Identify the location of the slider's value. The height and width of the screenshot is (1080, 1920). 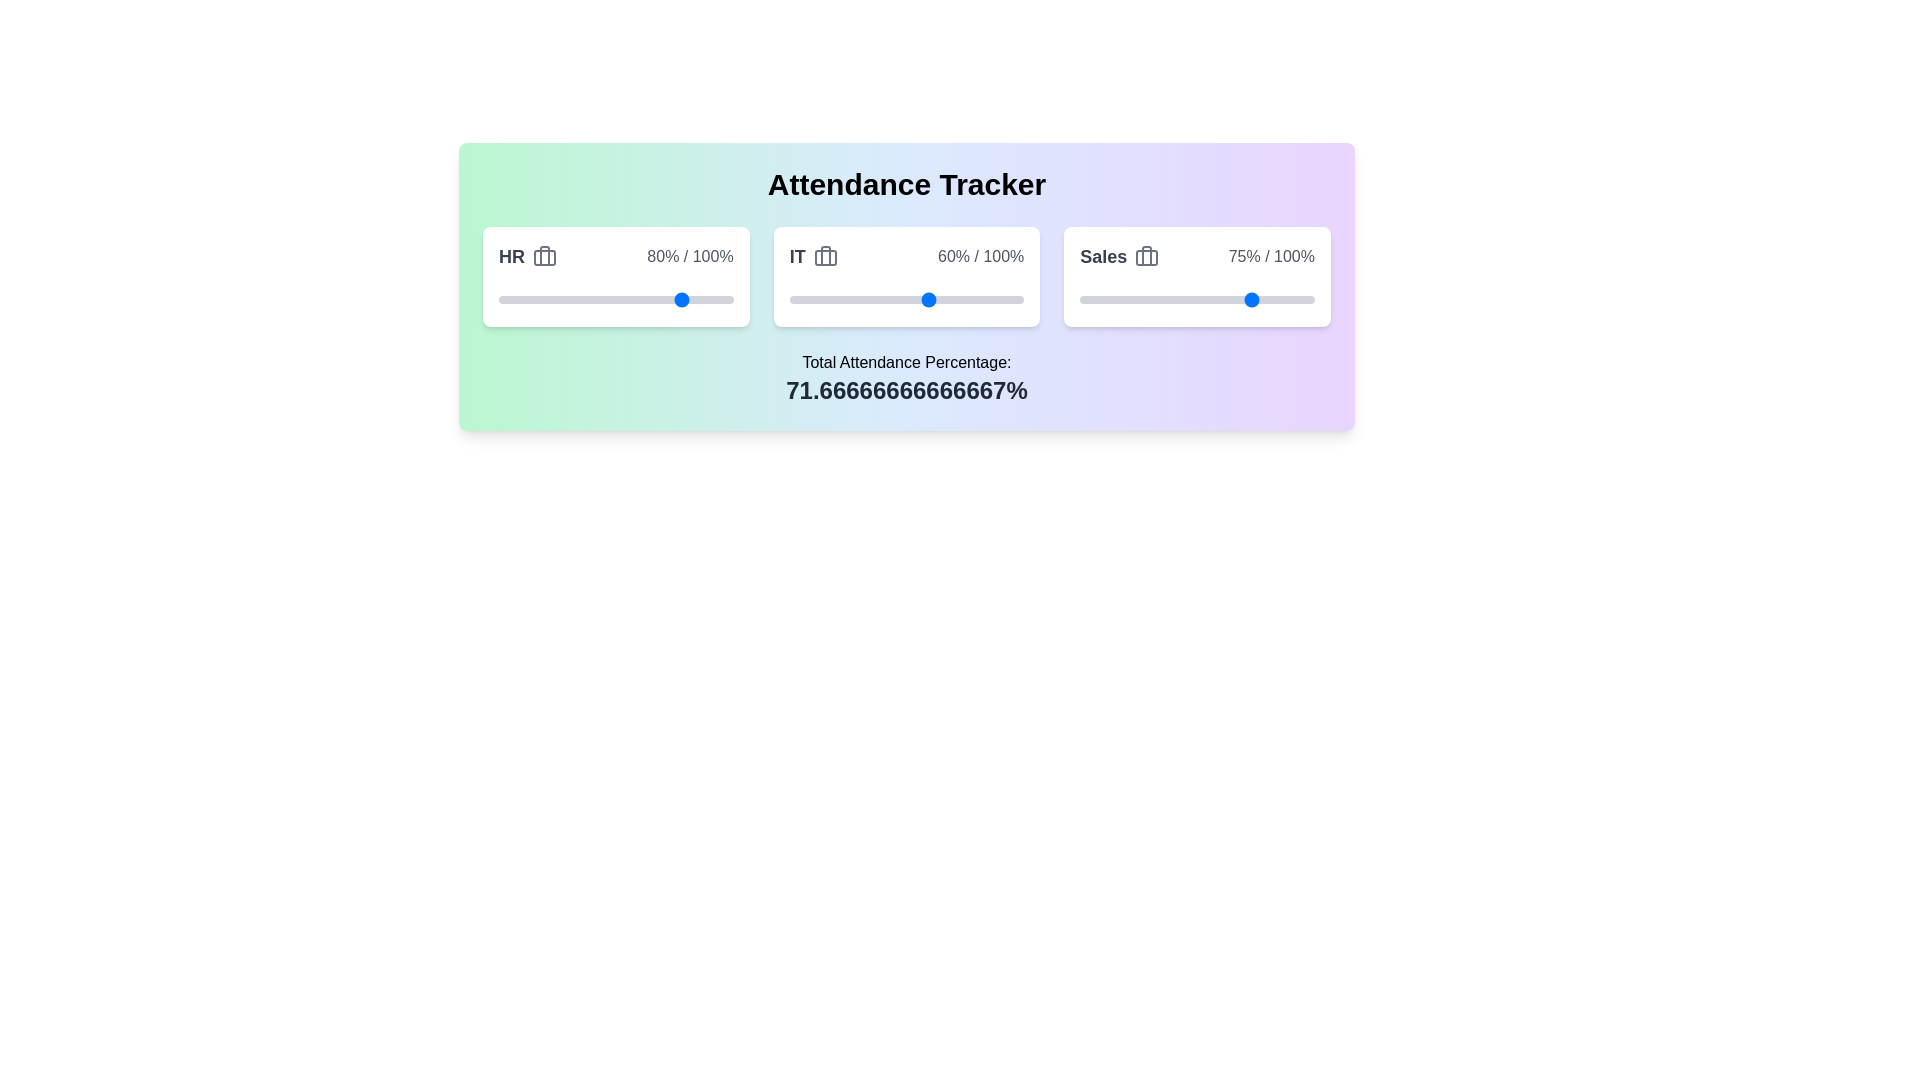
(1155, 300).